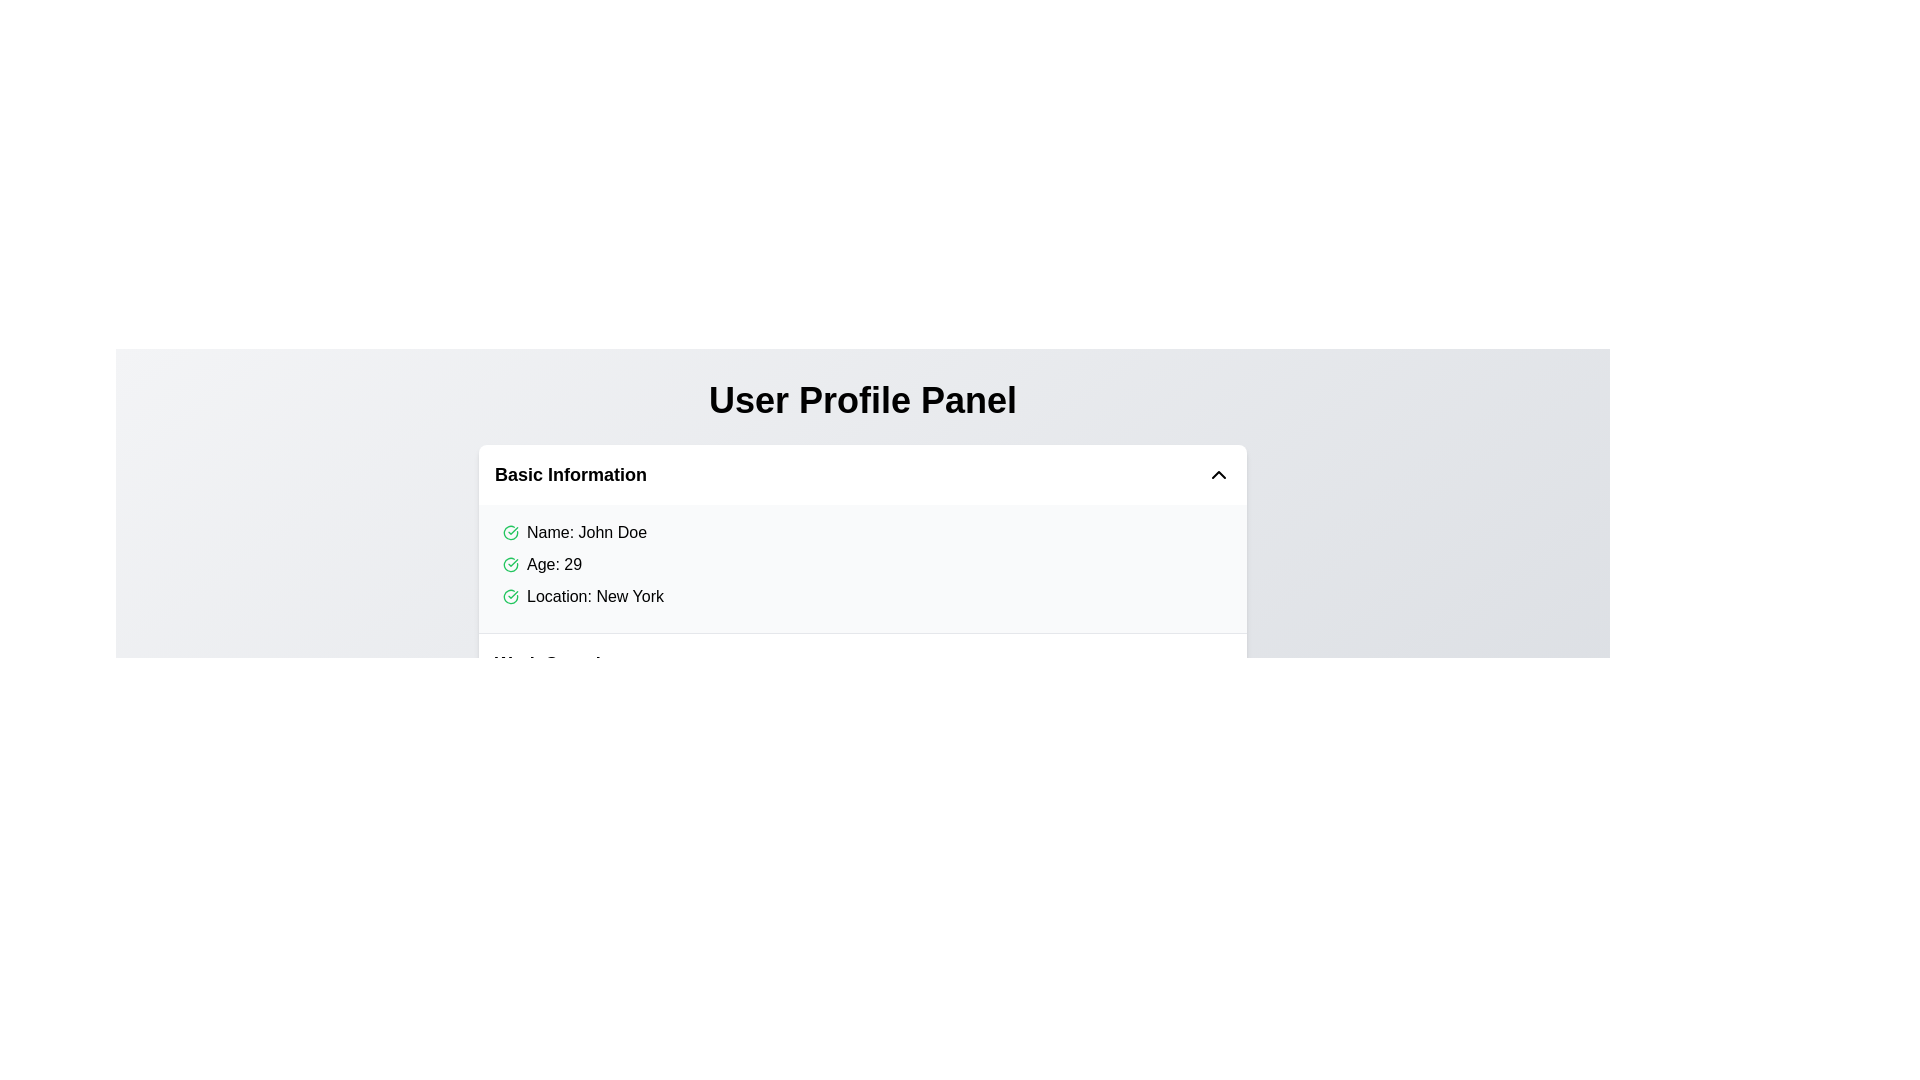  Describe the element at coordinates (510, 596) in the screenshot. I see `the circular SVG element with a green border representing confirmation, located in the 'Basic Information' section to the left of 'Name: John Doe'` at that location.